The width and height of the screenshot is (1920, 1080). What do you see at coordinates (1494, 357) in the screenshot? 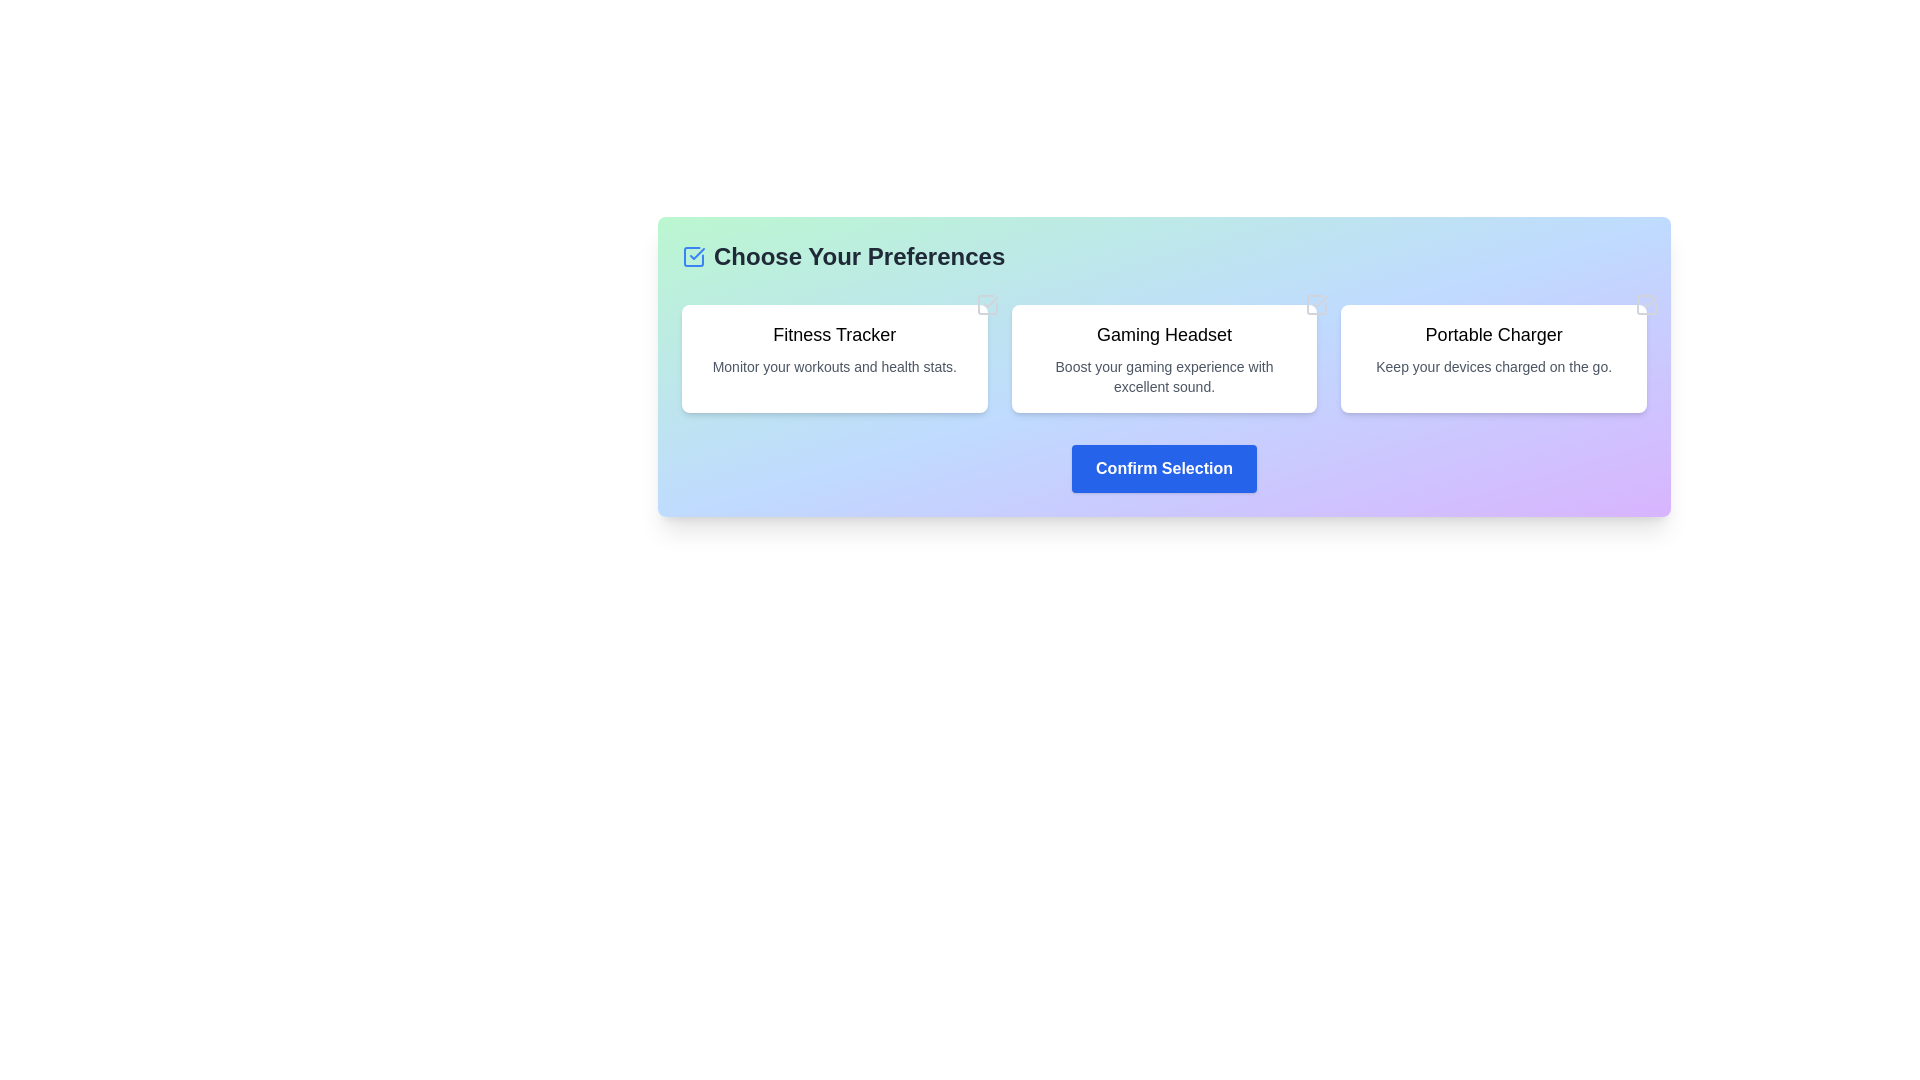
I see `descriptive text of the 'Portable Charger' Selectable Information Card, which is located as the third card from the left in a grid layout and is adjacent to the 'Gaming Headset' card` at bounding box center [1494, 357].